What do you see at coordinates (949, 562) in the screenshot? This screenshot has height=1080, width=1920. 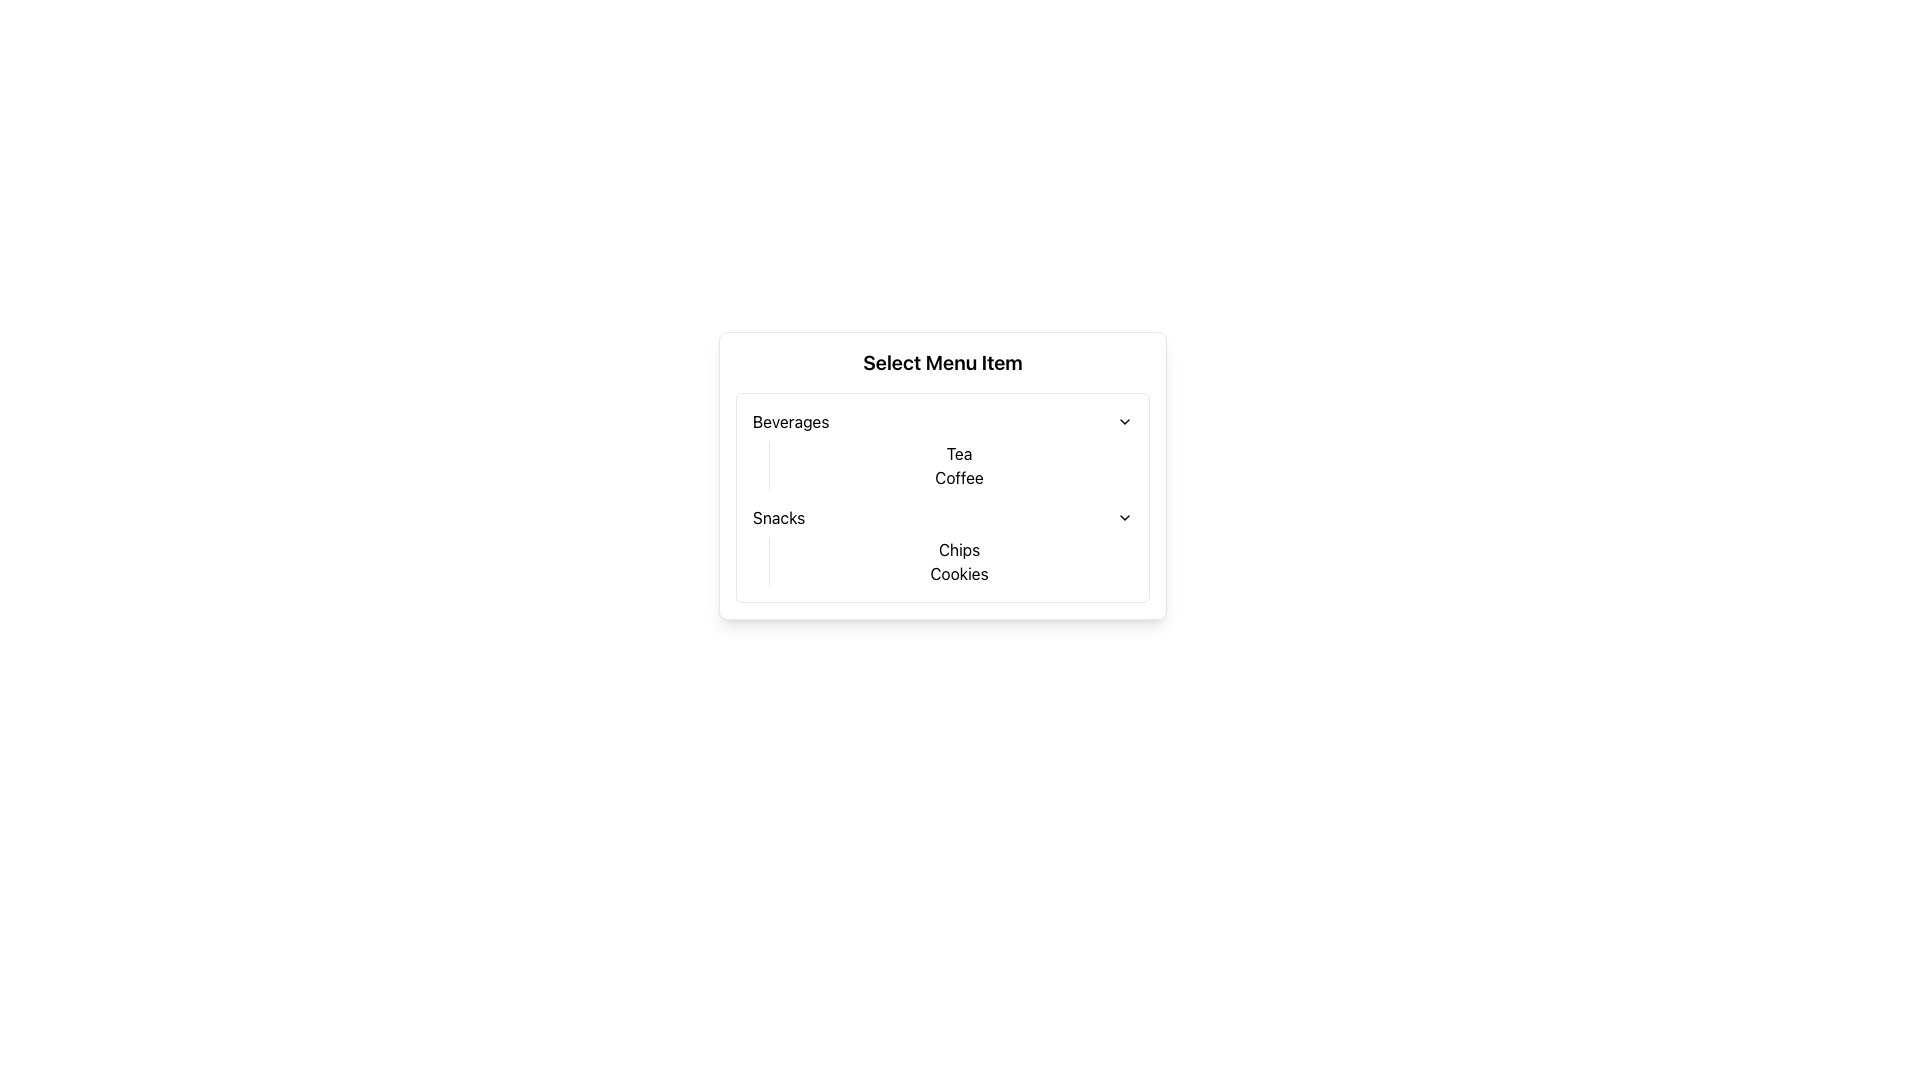 I see `options 'Chips' and 'Cookies' presented in the Text group within the dropdown menu under the 'Snacks' header` at bounding box center [949, 562].